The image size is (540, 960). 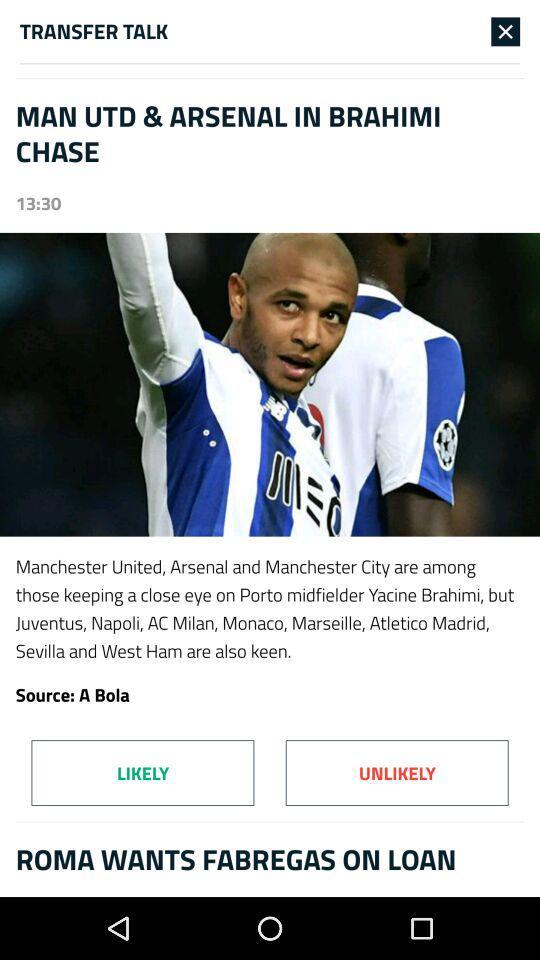 What do you see at coordinates (141, 772) in the screenshot?
I see `the likely icon` at bounding box center [141, 772].